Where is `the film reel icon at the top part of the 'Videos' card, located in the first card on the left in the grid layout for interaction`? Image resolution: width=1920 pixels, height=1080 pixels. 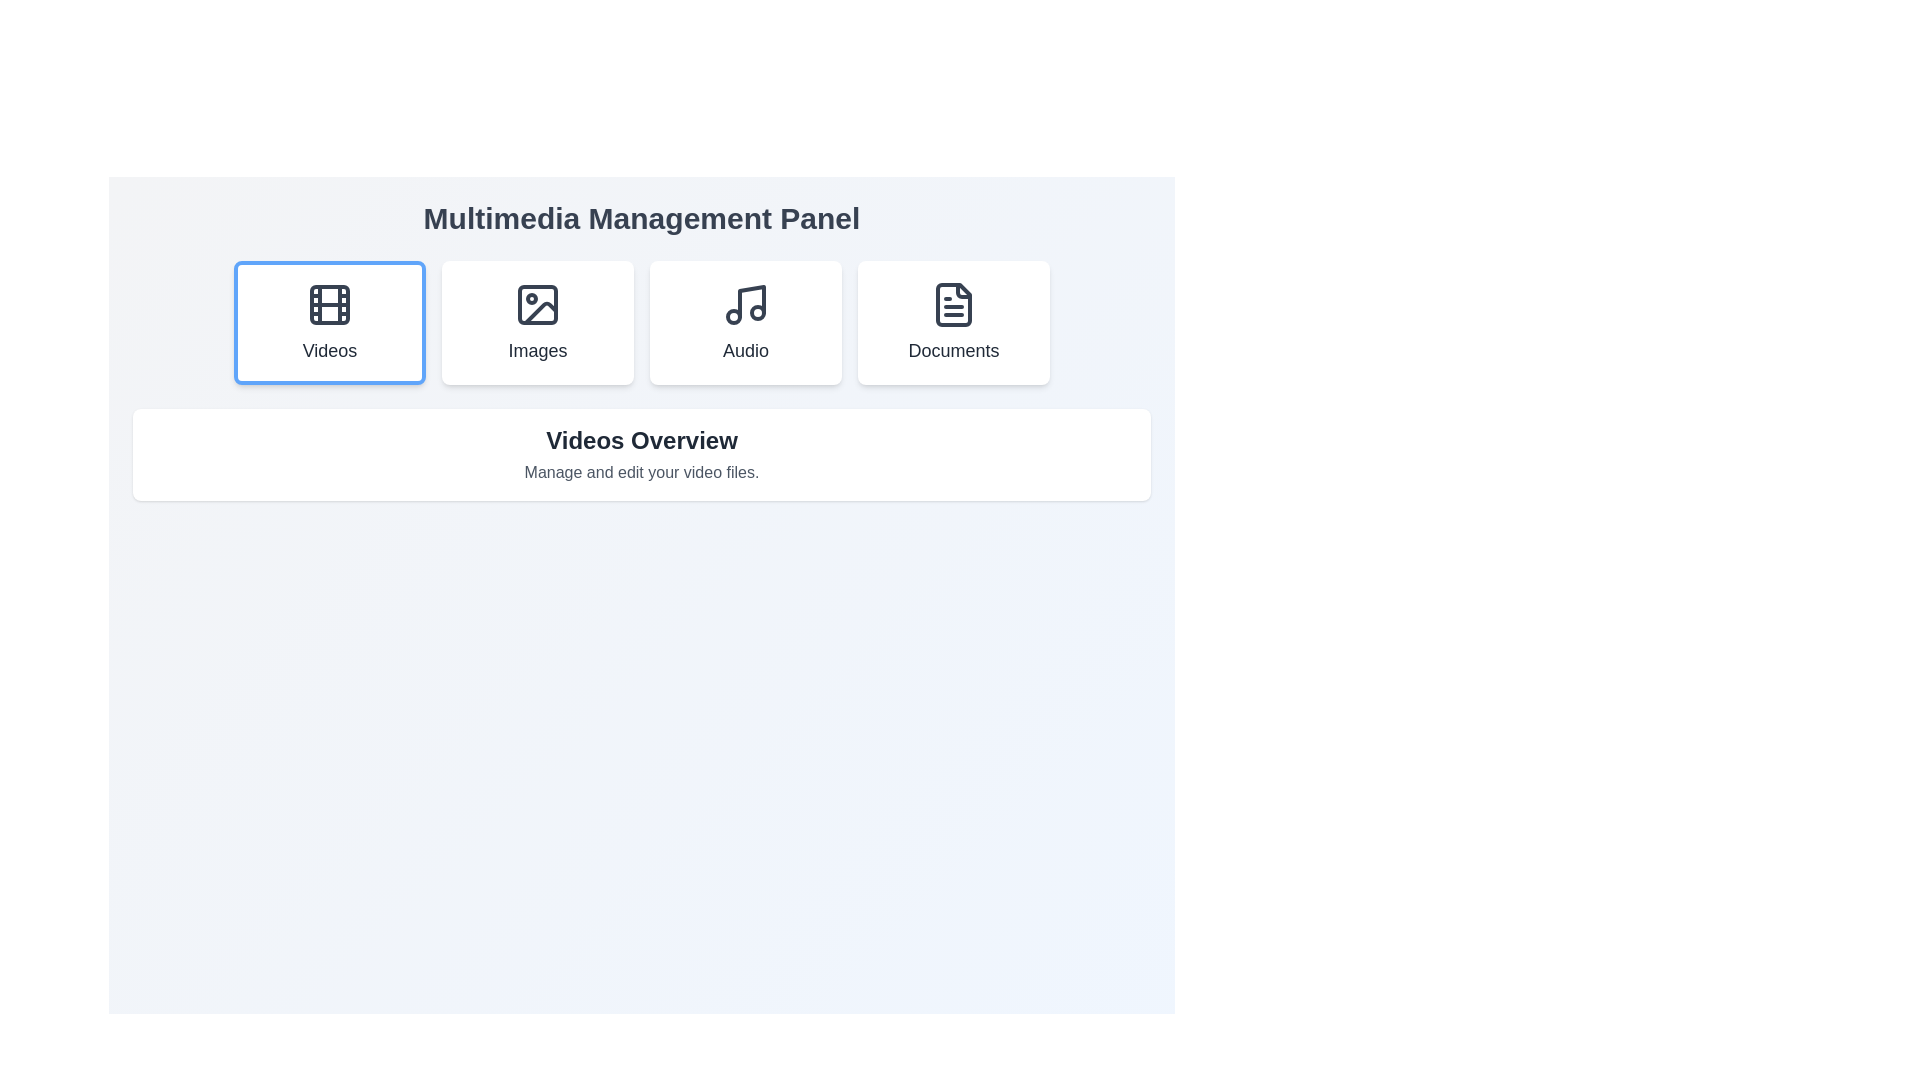 the film reel icon at the top part of the 'Videos' card, located in the first card on the left in the grid layout for interaction is located at coordinates (330, 304).